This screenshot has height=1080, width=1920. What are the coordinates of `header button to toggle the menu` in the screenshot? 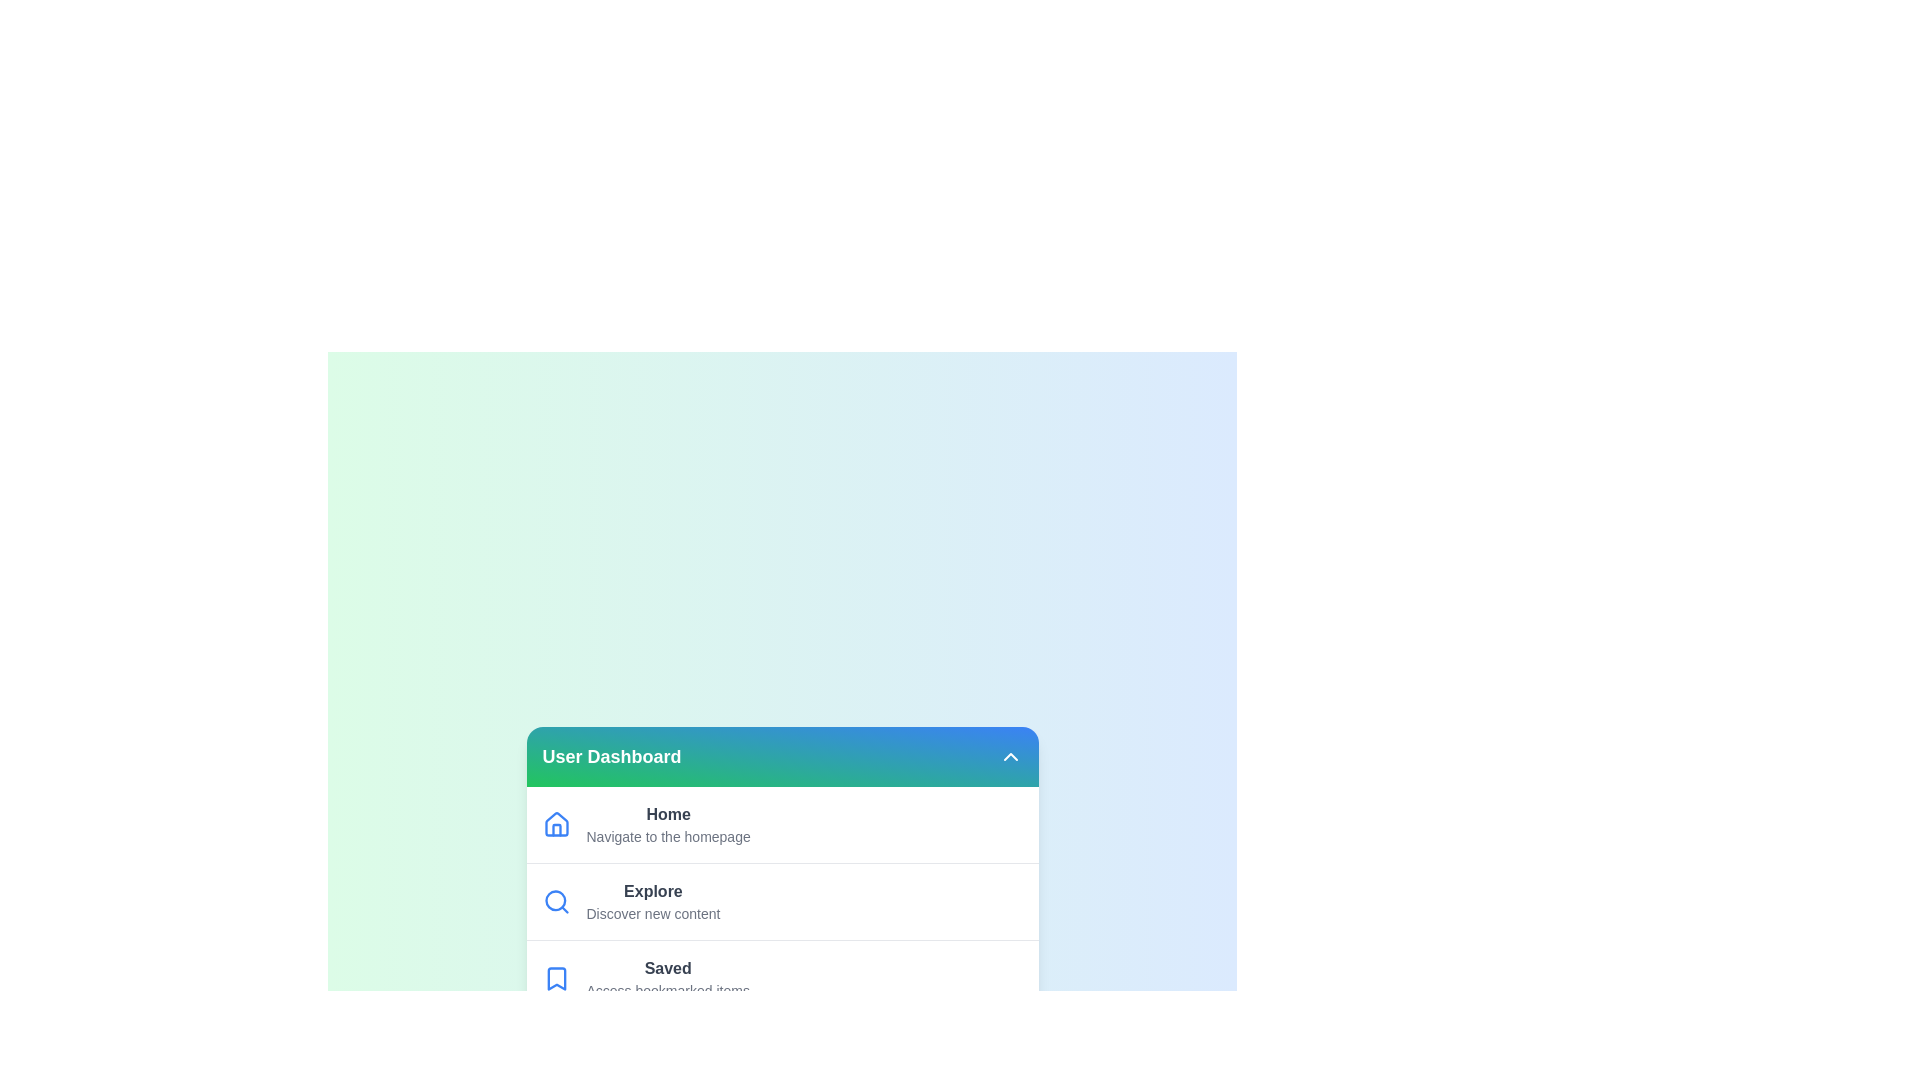 It's located at (1010, 756).